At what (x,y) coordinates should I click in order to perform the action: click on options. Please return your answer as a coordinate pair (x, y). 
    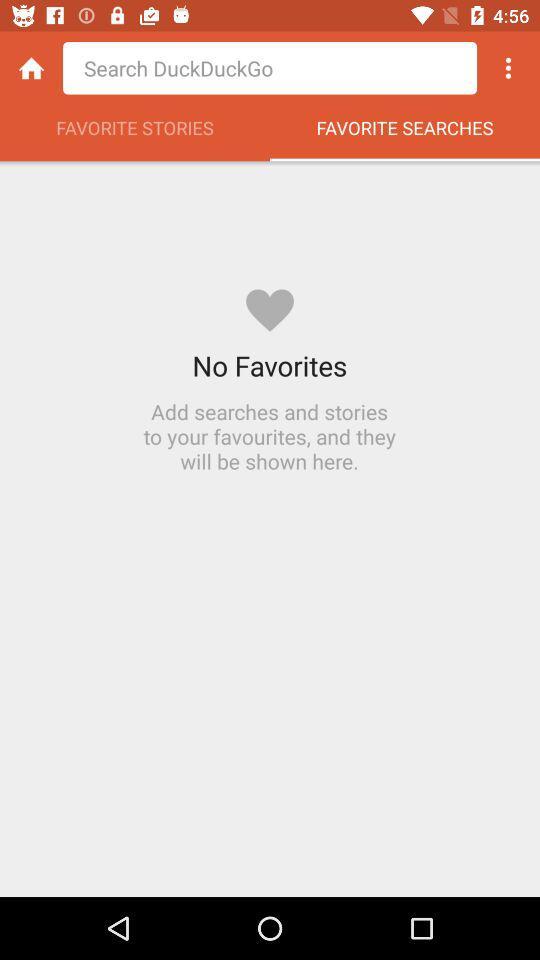
    Looking at the image, I should click on (508, 68).